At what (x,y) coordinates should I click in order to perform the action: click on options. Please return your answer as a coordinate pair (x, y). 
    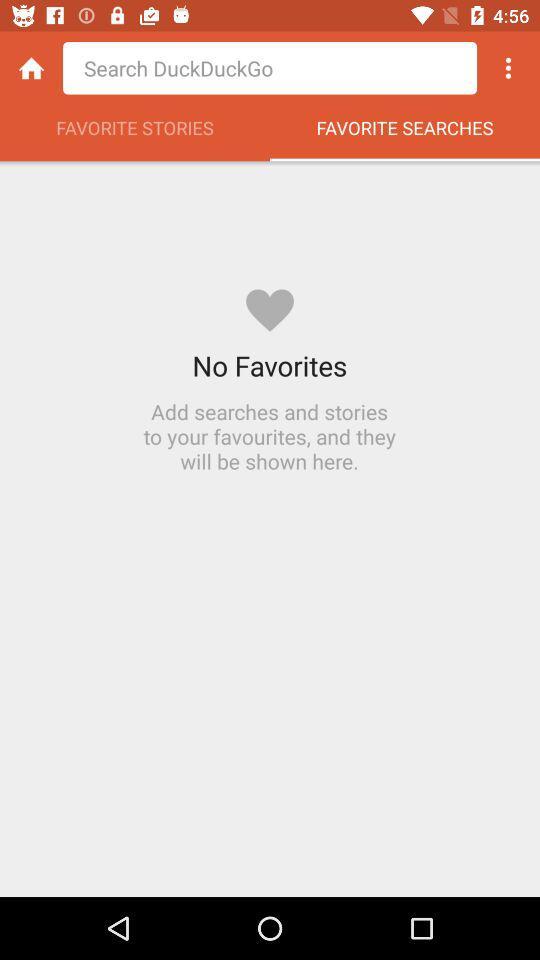
    Looking at the image, I should click on (508, 68).